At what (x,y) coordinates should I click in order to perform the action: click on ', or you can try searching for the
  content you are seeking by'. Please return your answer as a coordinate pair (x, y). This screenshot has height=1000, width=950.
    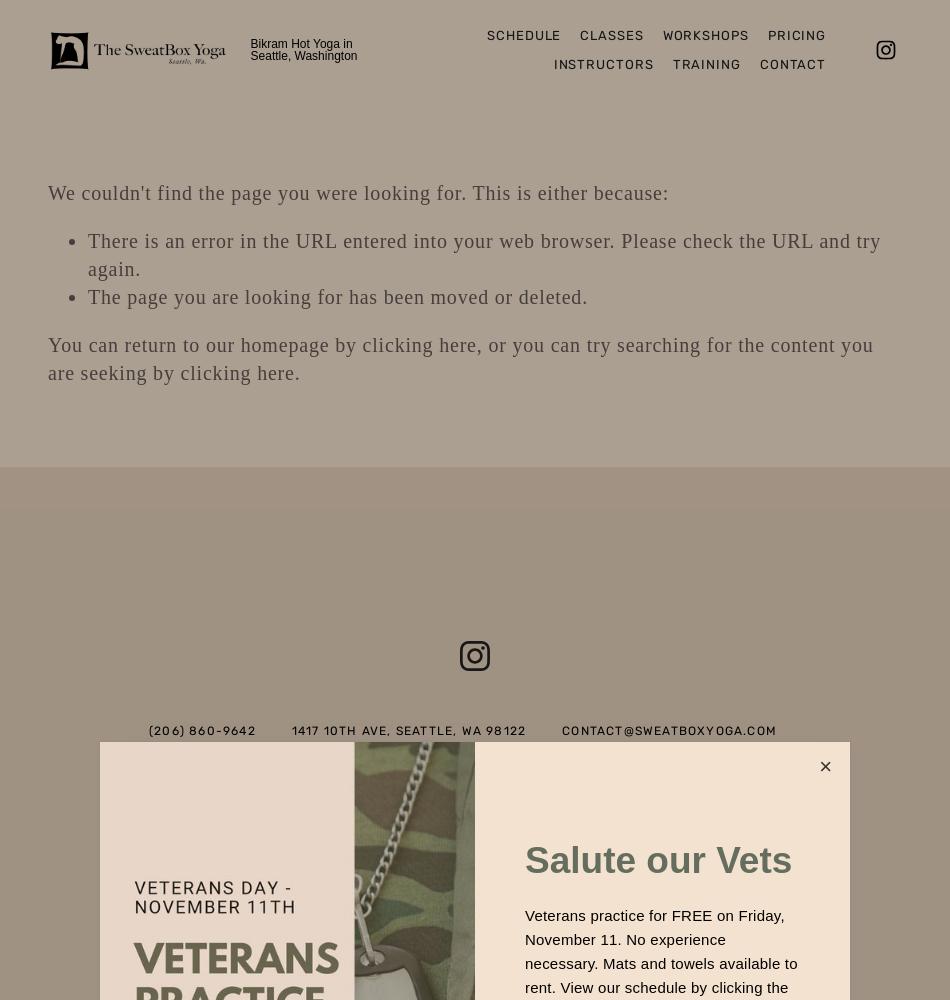
    Looking at the image, I should click on (47, 358).